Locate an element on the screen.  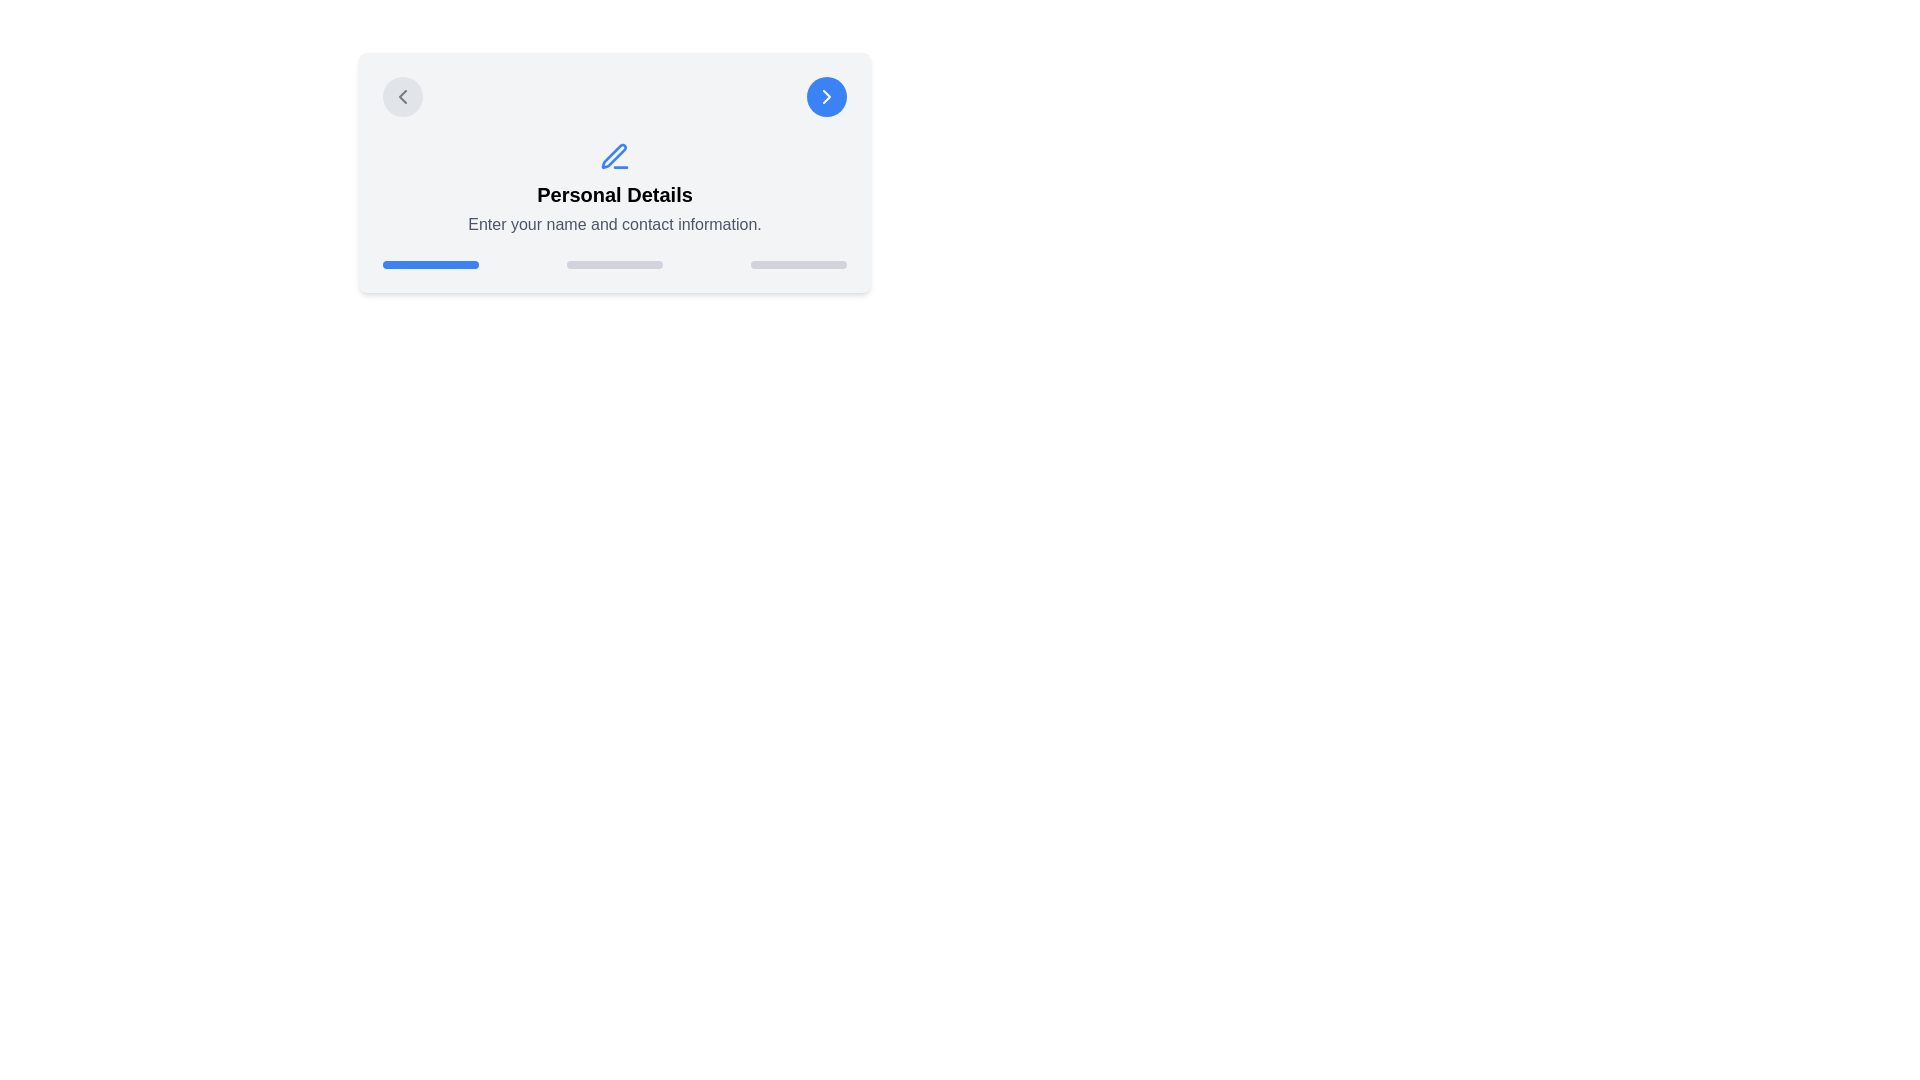
the left-arrow button to navigate to the previous step is located at coordinates (402, 96).